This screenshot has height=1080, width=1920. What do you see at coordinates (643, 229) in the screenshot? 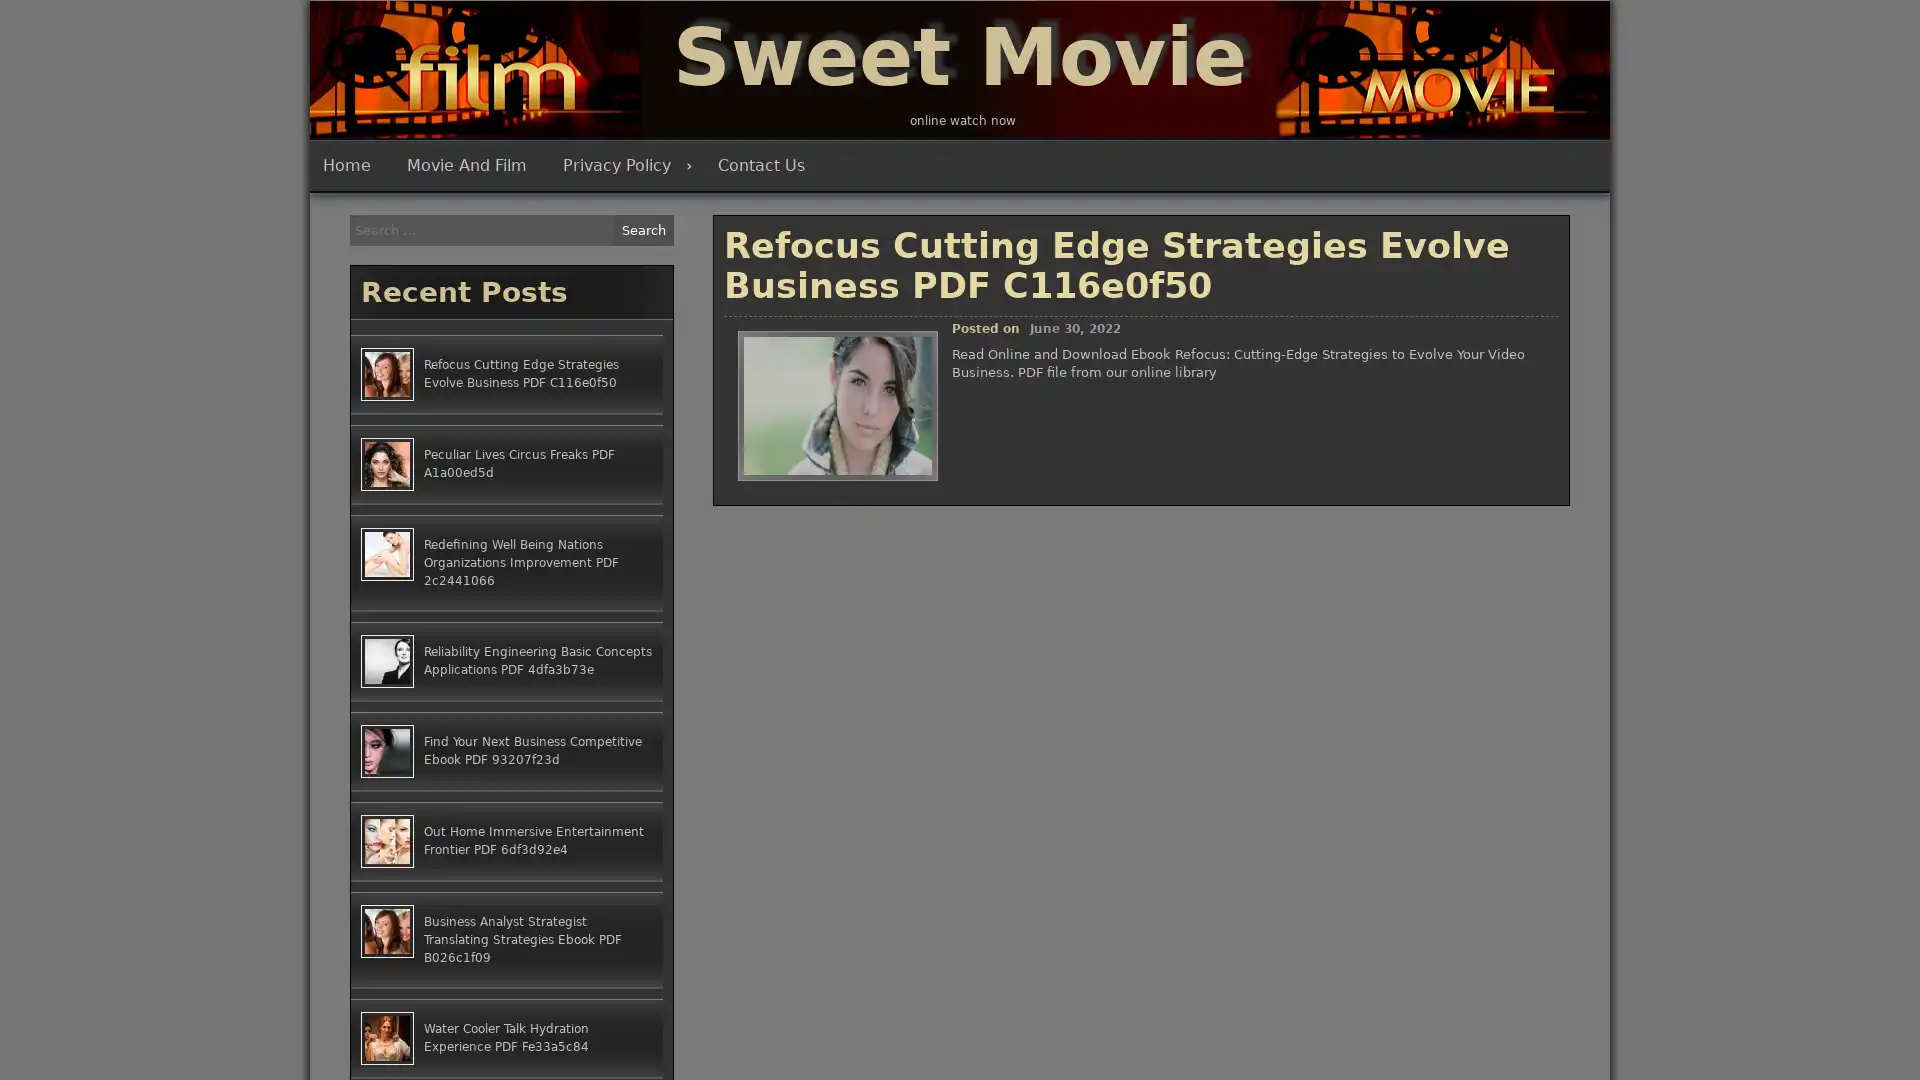
I see `Search` at bounding box center [643, 229].